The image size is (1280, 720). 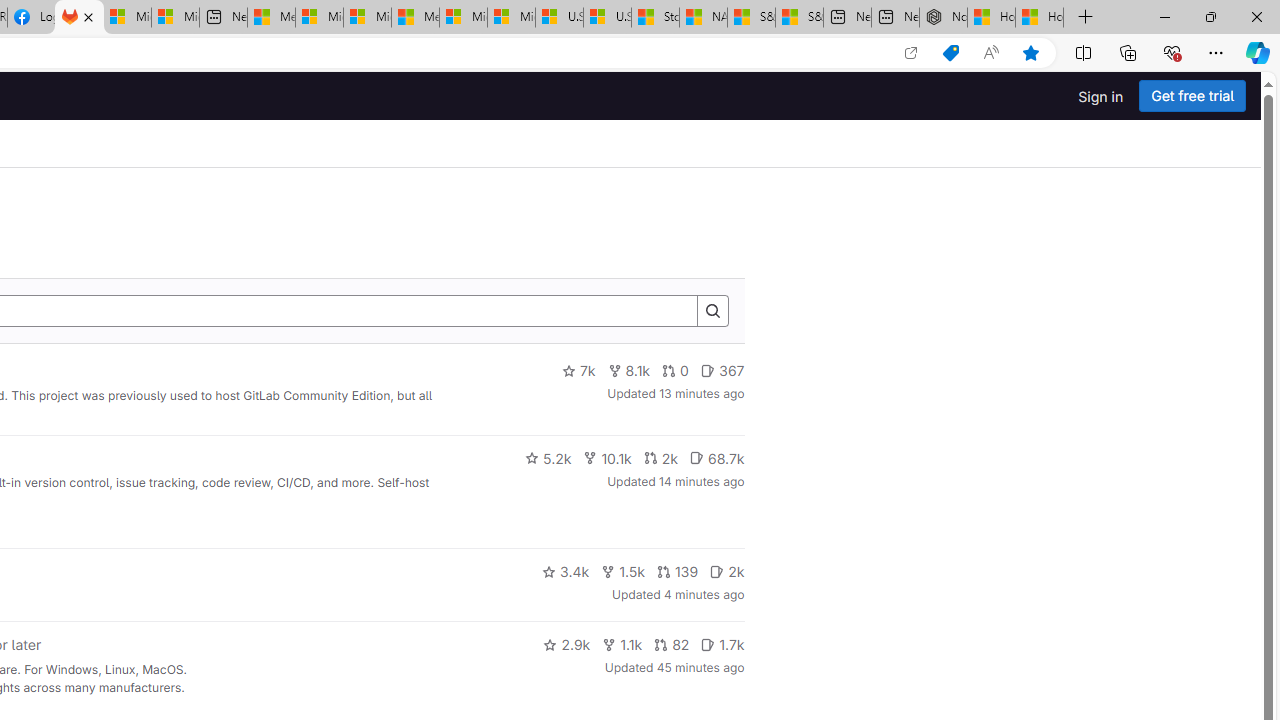 I want to click on '139', so click(x=677, y=572).